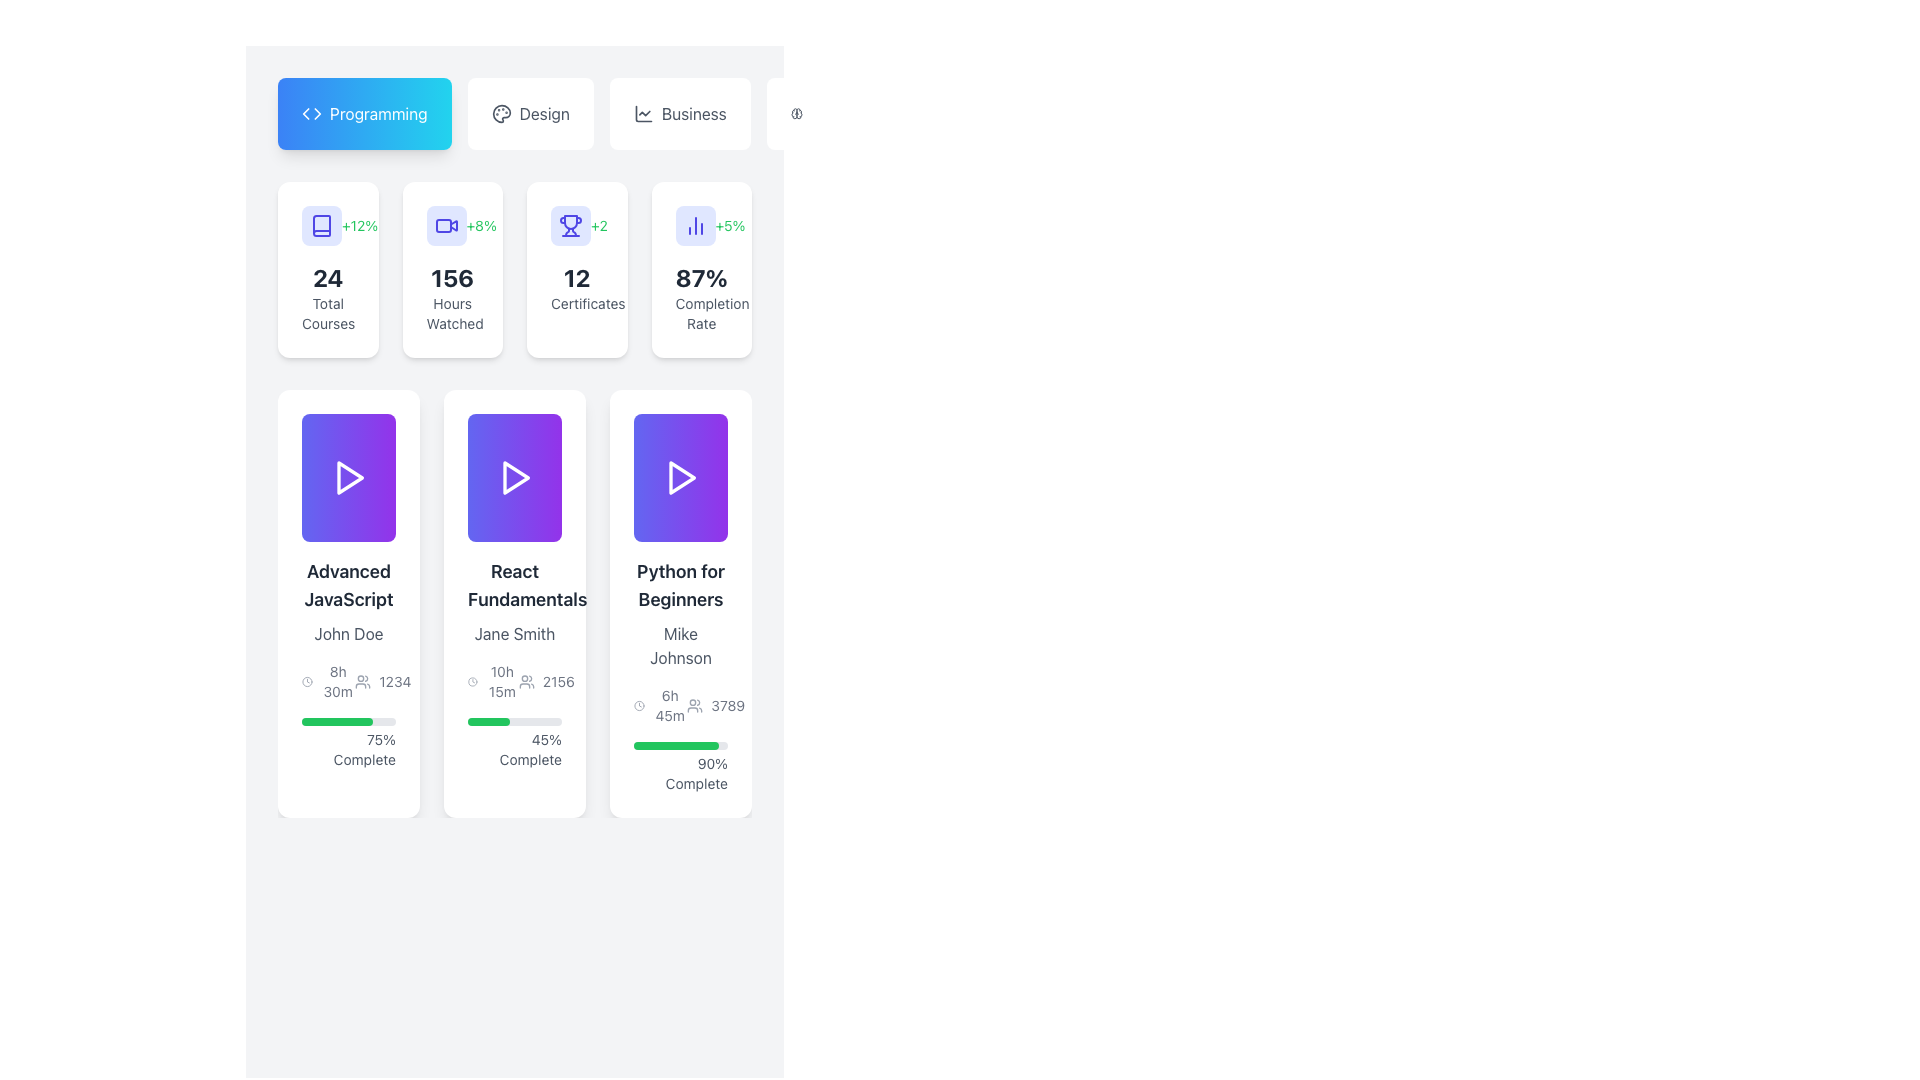 The height and width of the screenshot is (1080, 1920). I want to click on the icon representing users or participants, which is located to the left of the numerical label '1234' within the 'Advanced JavaScript' card, so click(363, 681).